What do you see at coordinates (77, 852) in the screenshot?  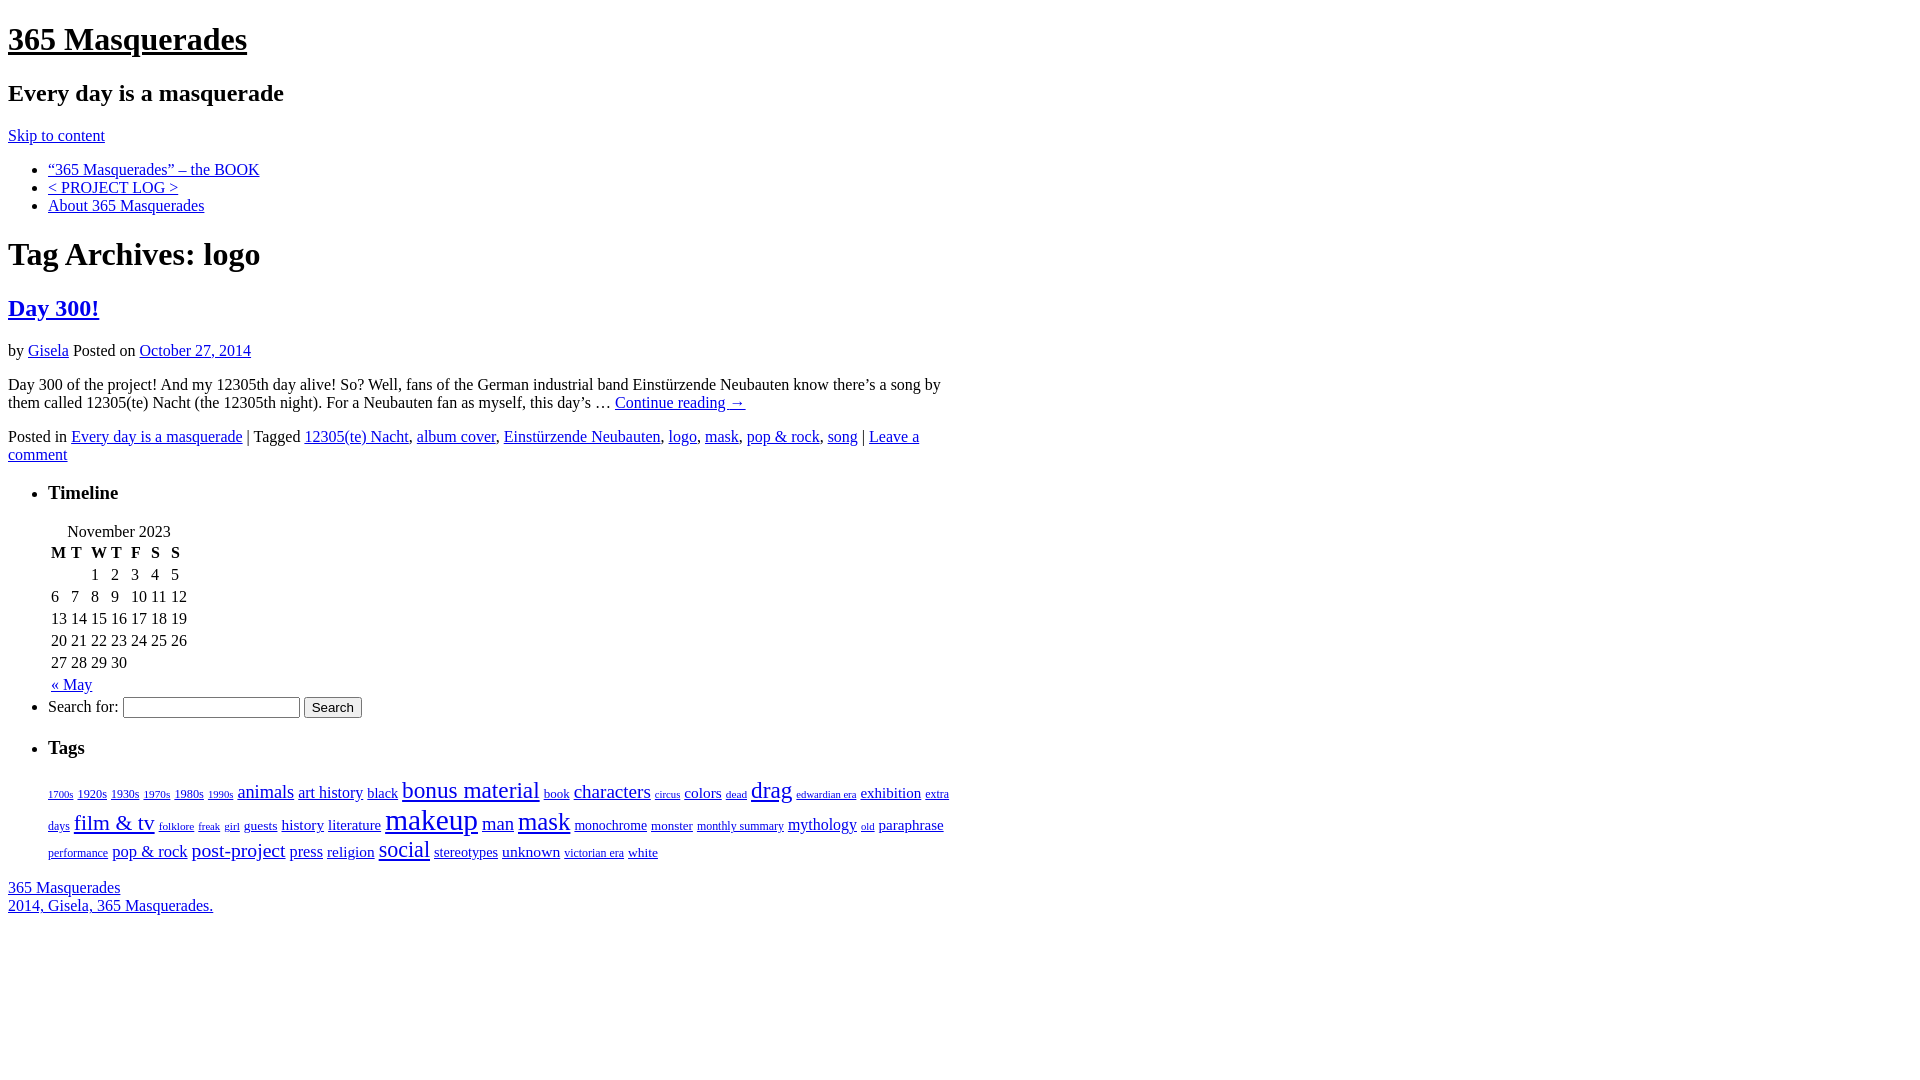 I see `'performance'` at bounding box center [77, 852].